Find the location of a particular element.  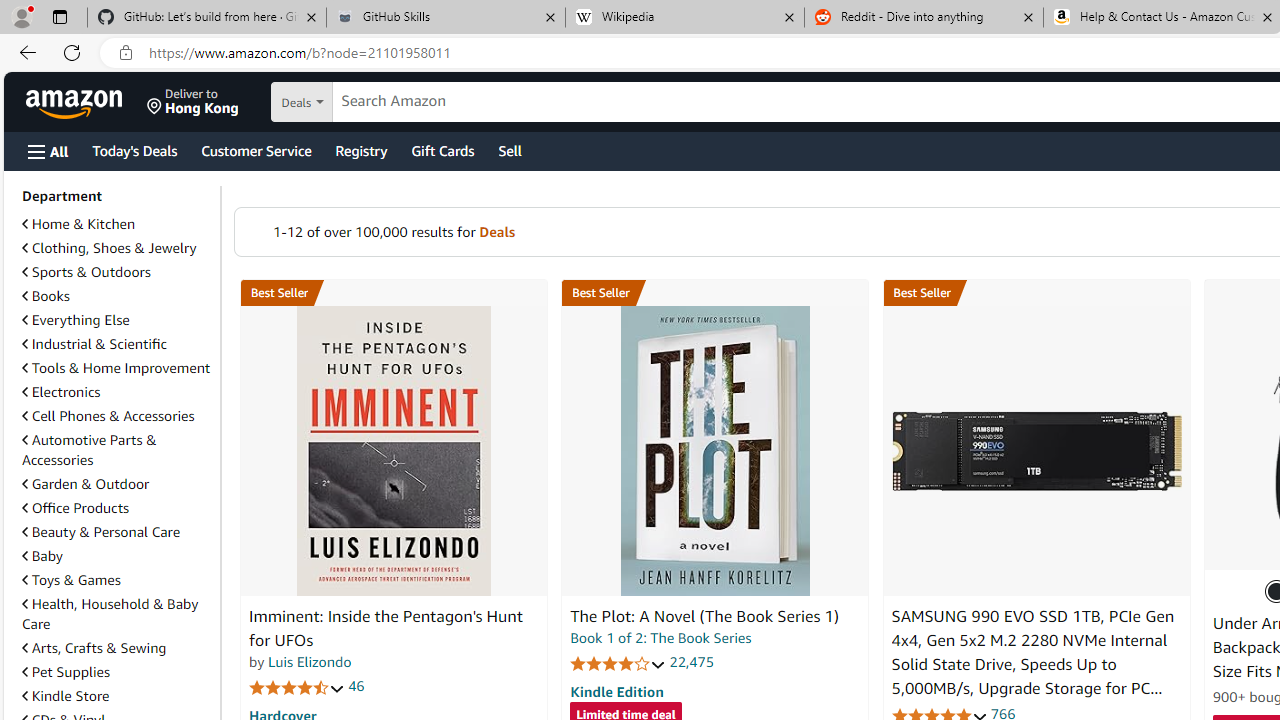

'Office Products' is located at coordinates (116, 506).